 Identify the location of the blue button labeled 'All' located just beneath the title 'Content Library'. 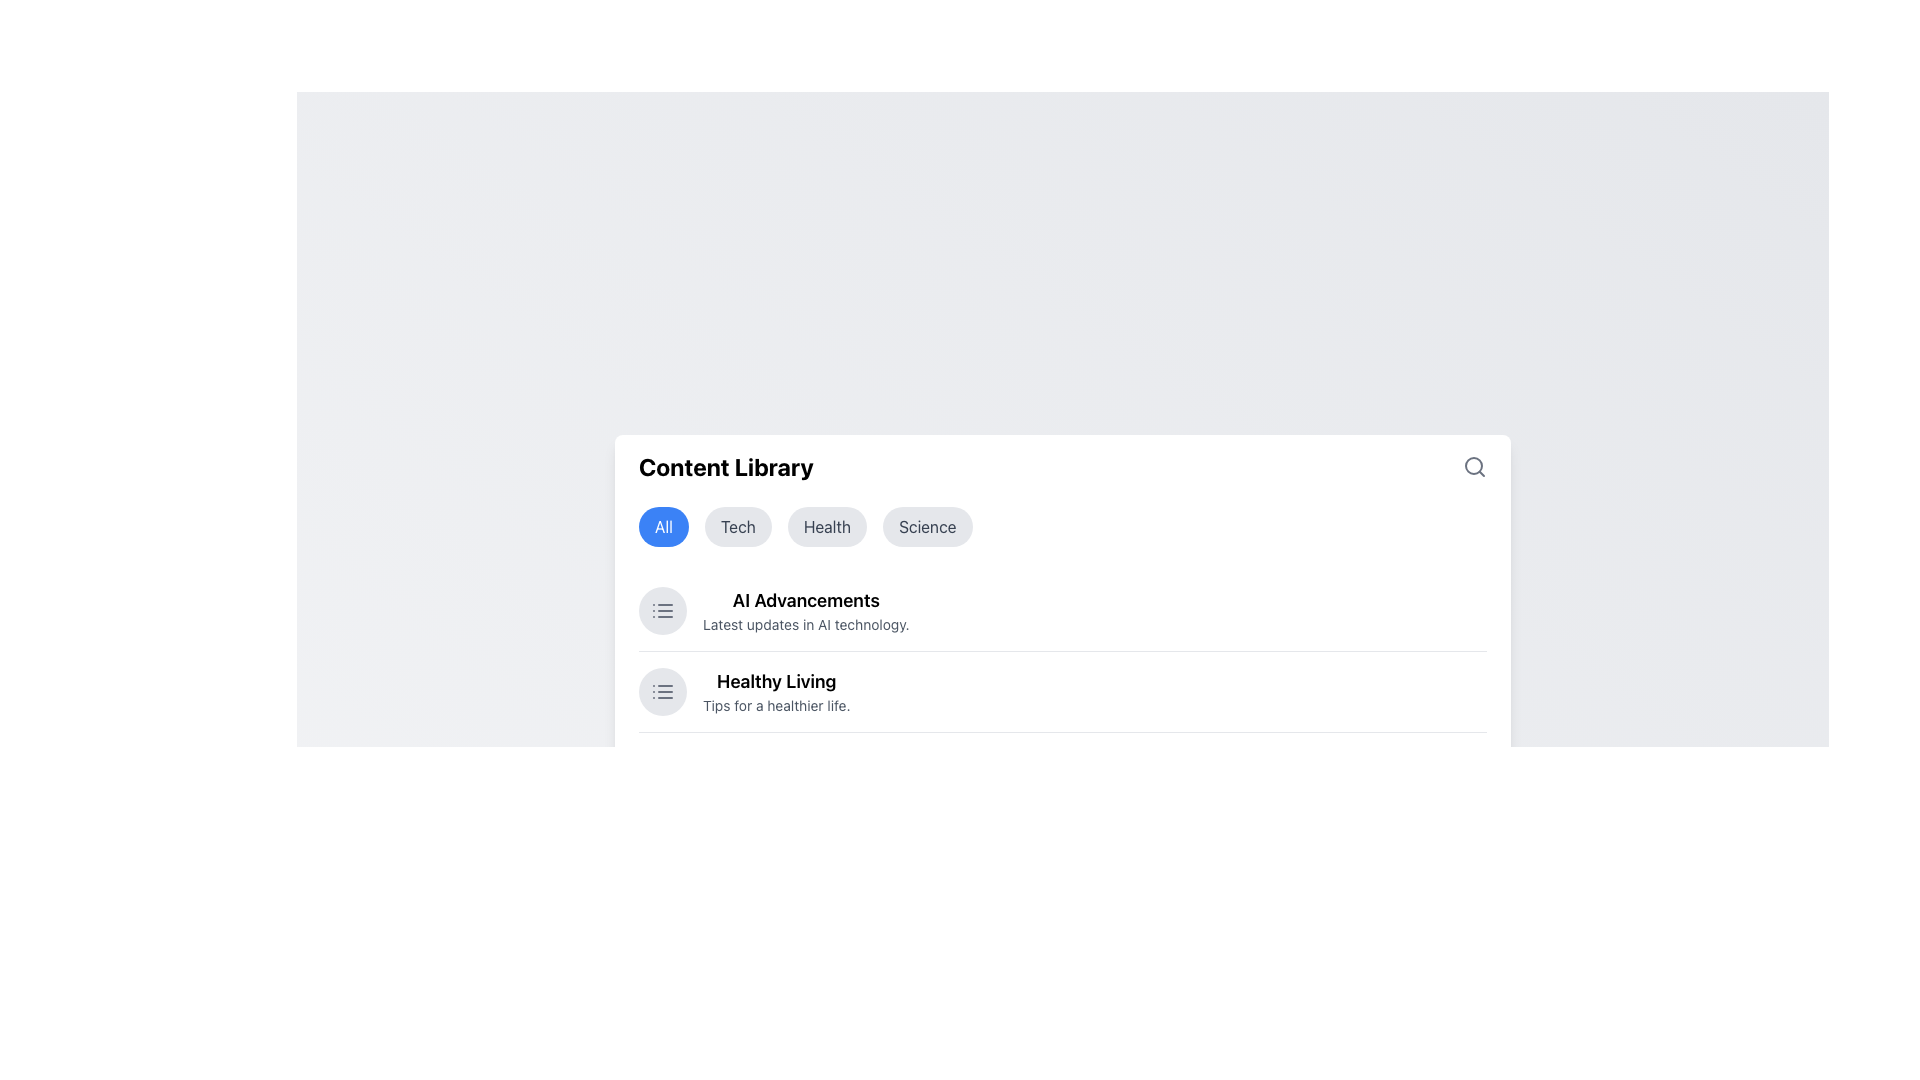
(663, 526).